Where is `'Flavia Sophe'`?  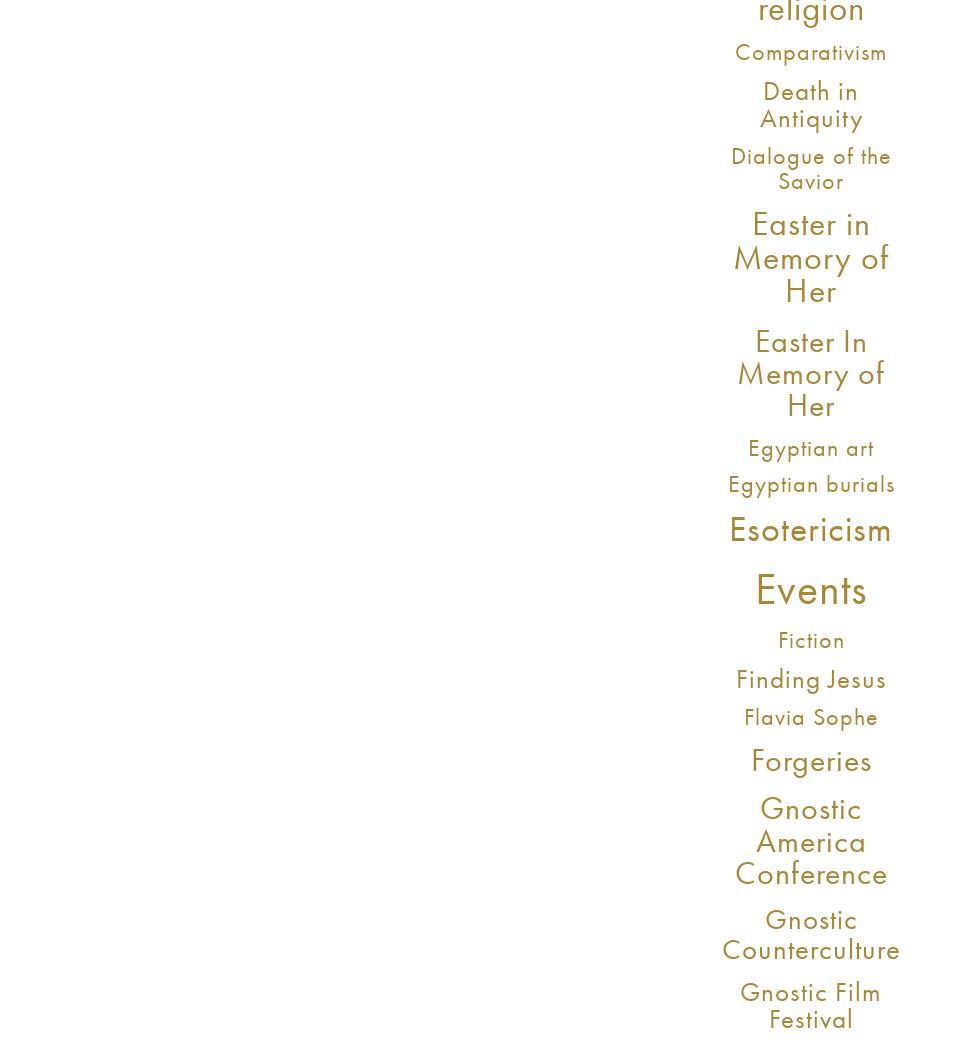
'Flavia Sophe' is located at coordinates (809, 716).